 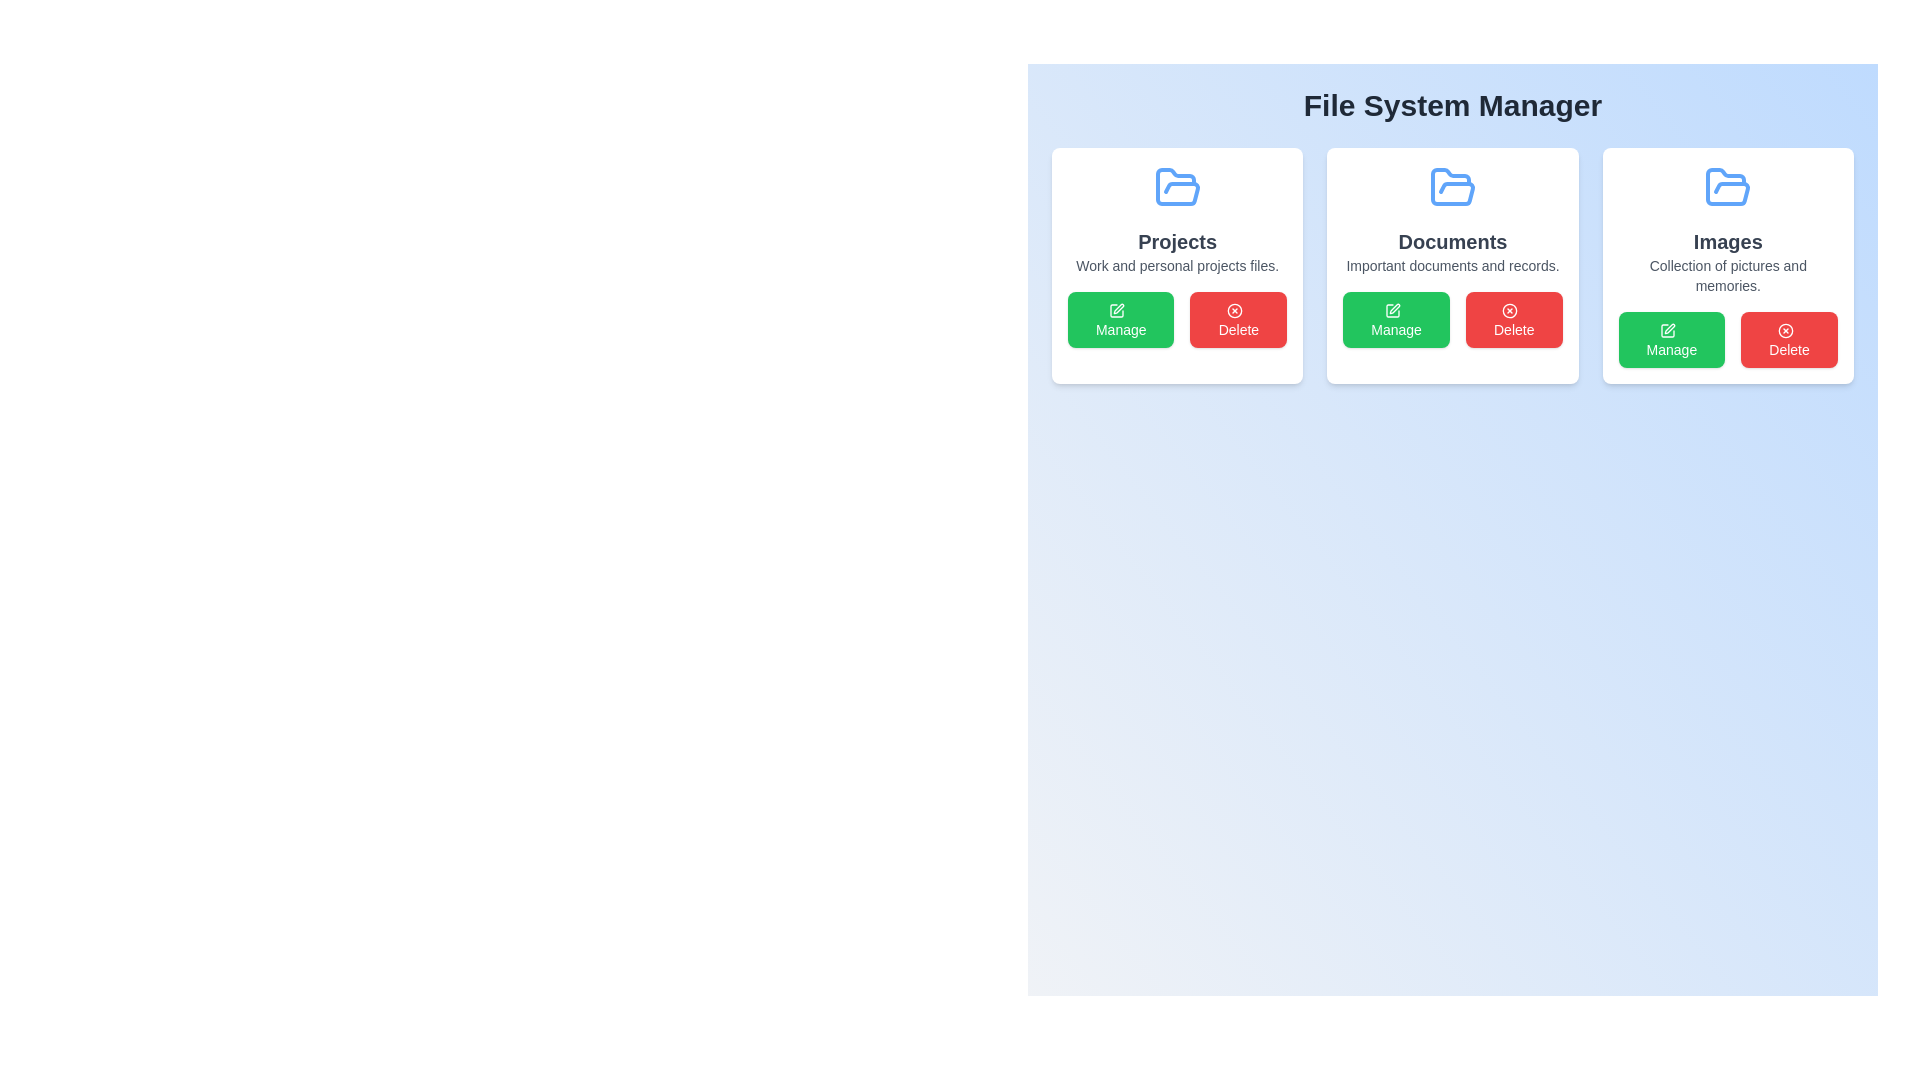 I want to click on static text that says 'Collection of pictures and memories.' which is located beneath the heading 'Images' within a card in the rightmost column of the layout, so click(x=1727, y=276).